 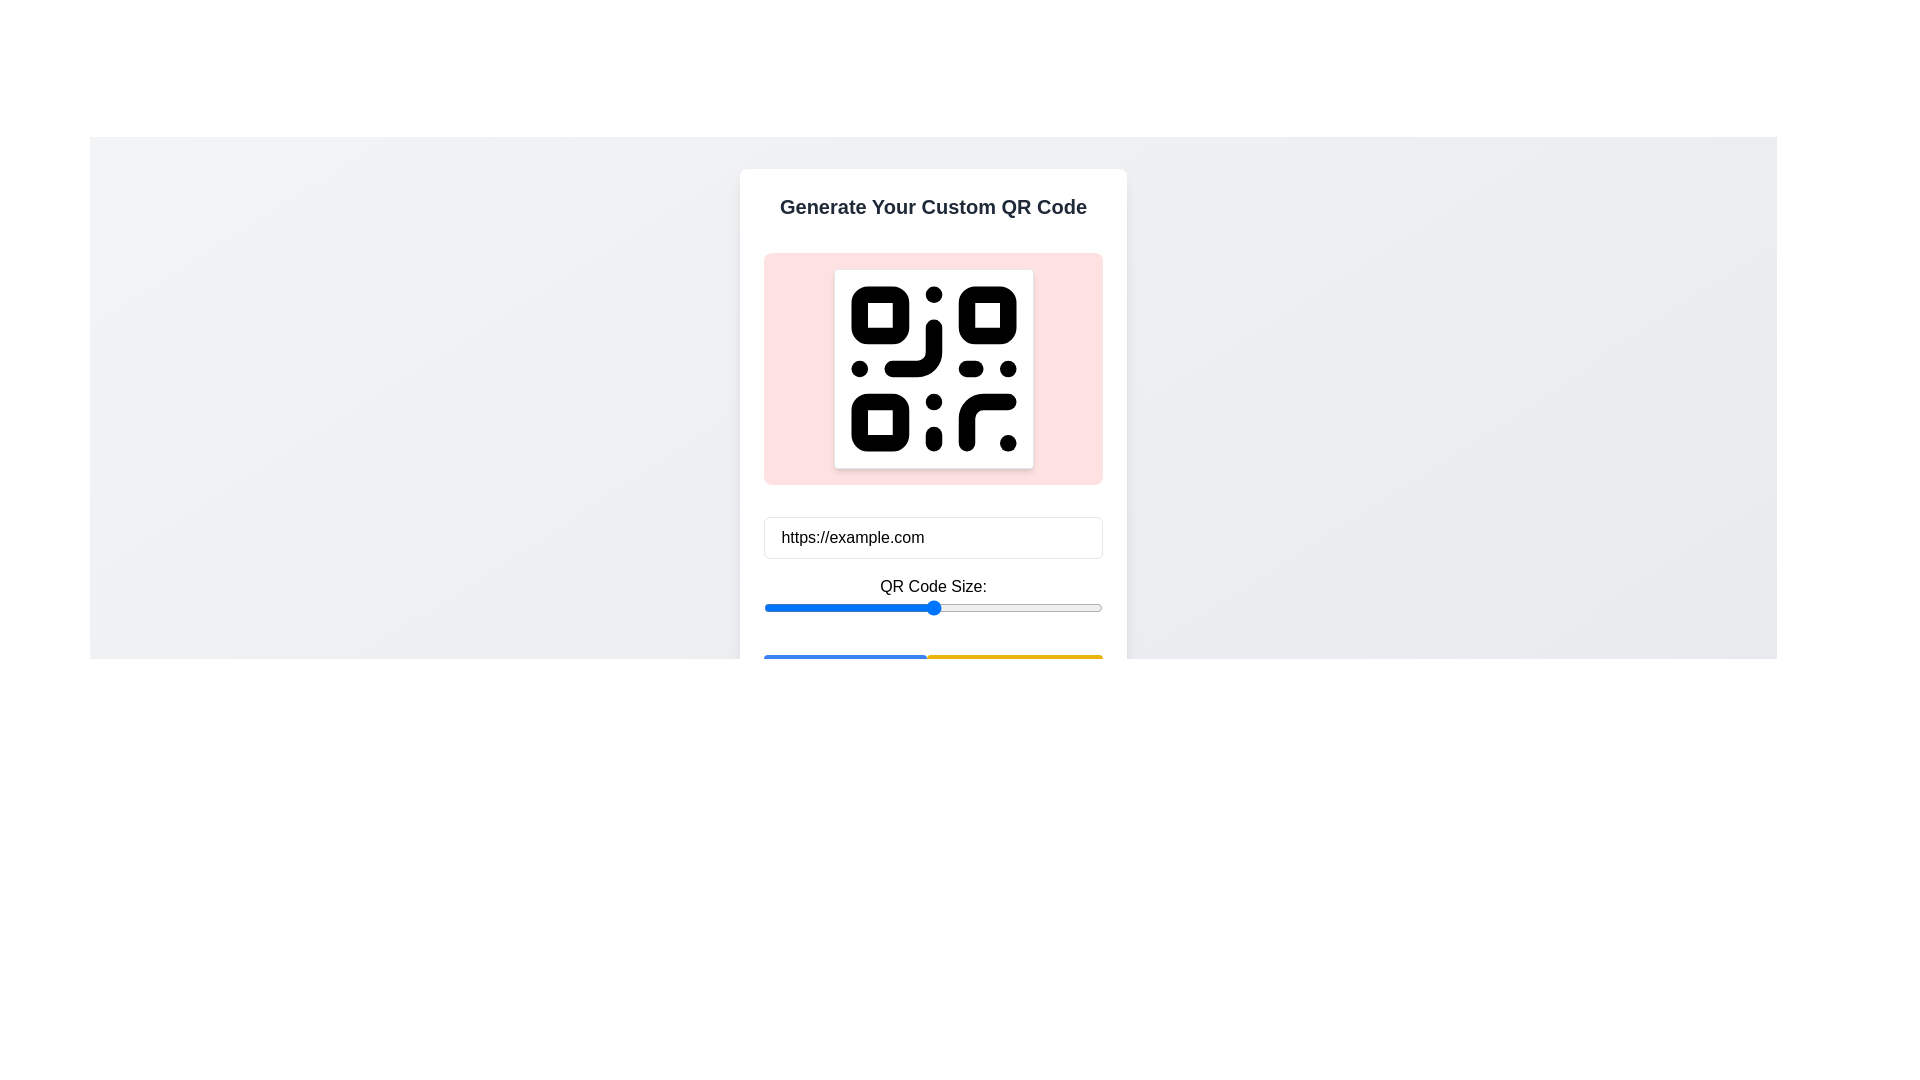 What do you see at coordinates (1044, 607) in the screenshot?
I see `the QR code size` at bounding box center [1044, 607].